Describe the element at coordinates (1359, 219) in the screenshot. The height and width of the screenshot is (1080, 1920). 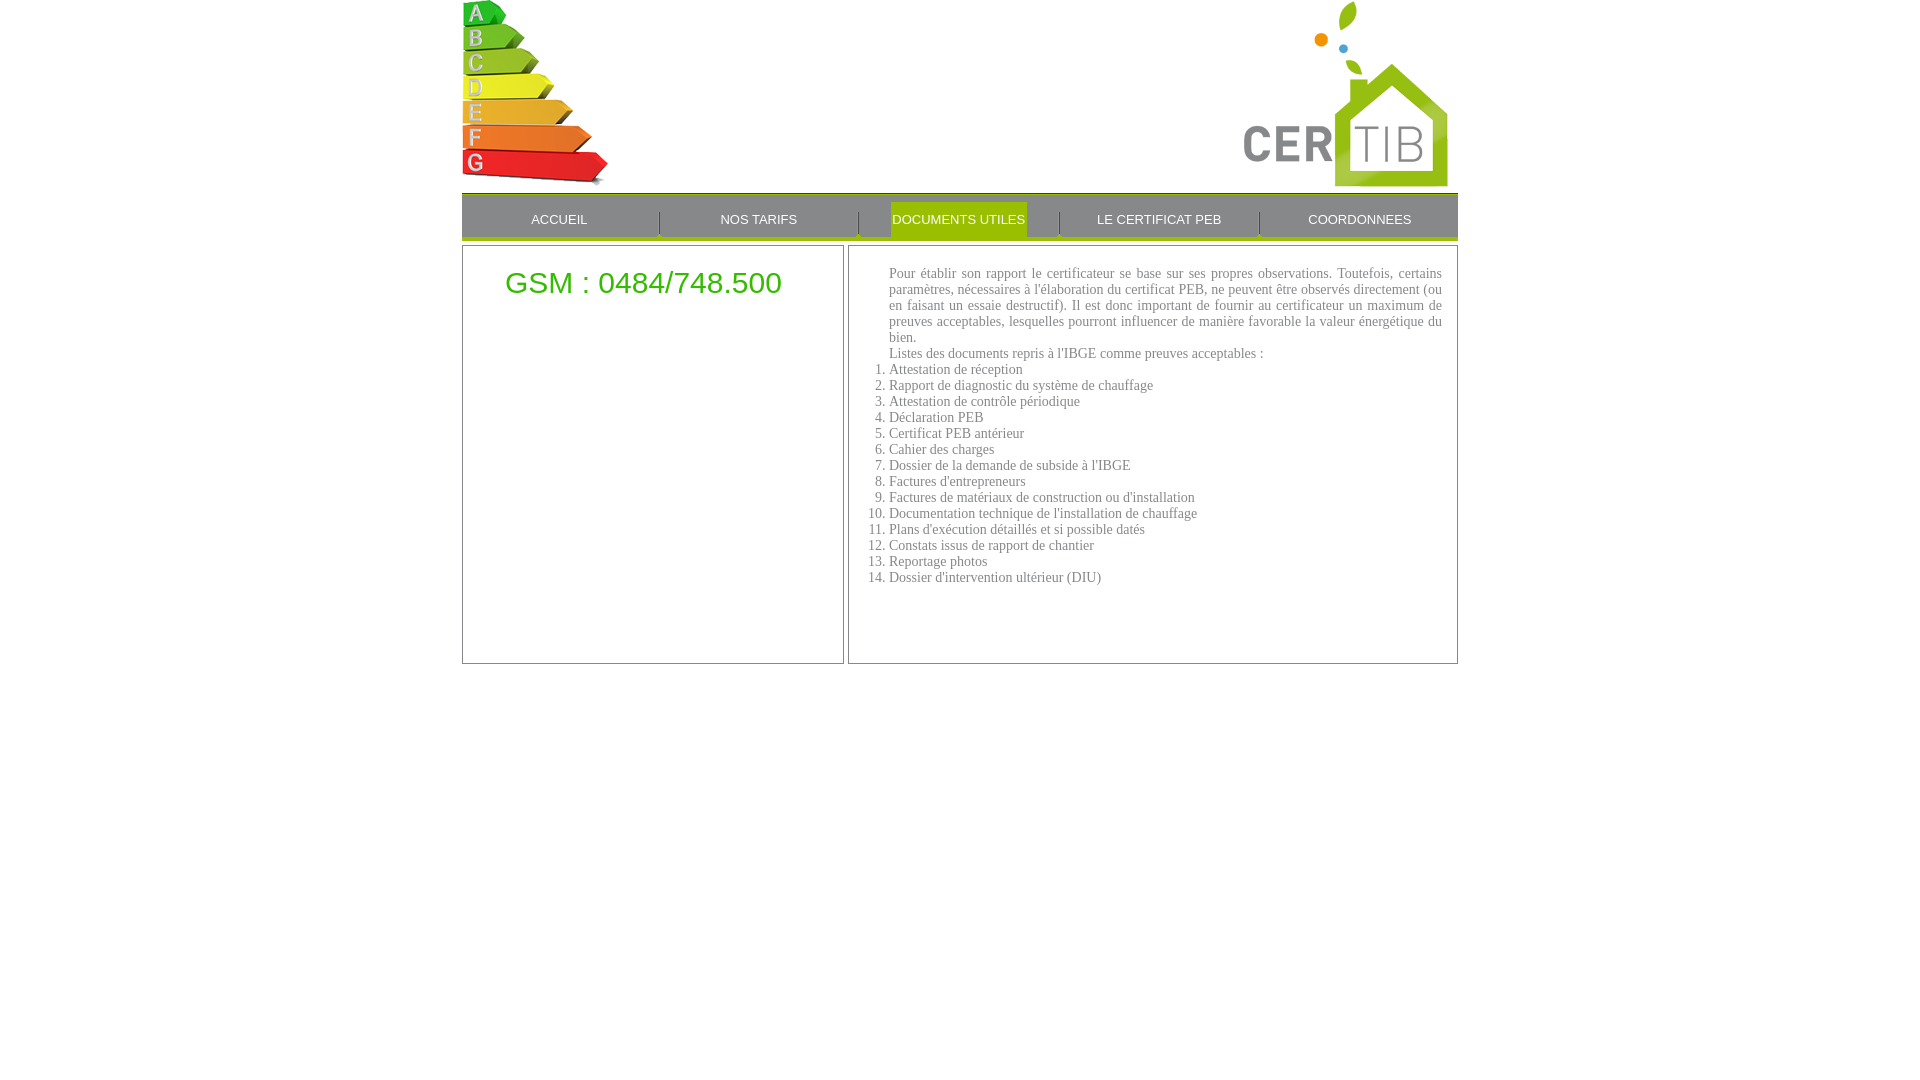
I see `'COORDONNEES'` at that location.